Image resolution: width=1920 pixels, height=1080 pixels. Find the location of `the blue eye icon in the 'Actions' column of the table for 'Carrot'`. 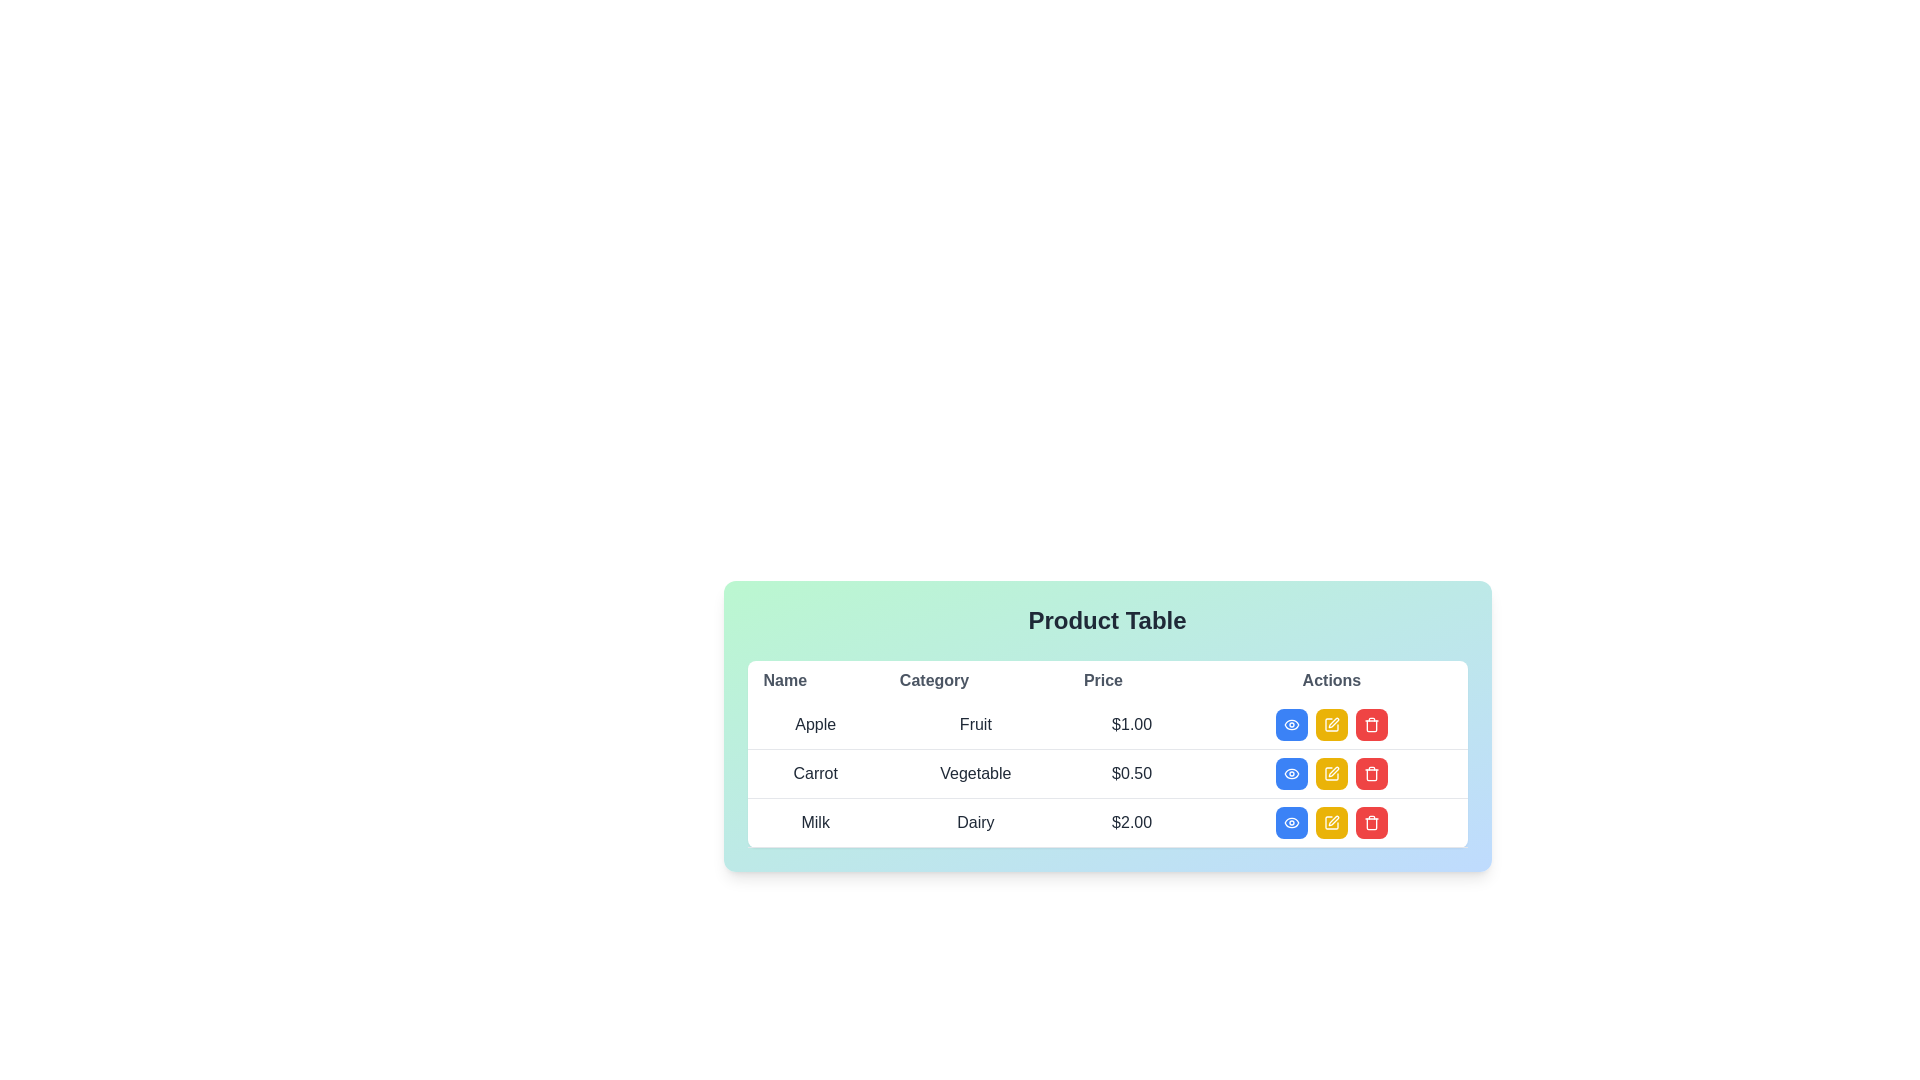

the blue eye icon in the 'Actions' column of the table for 'Carrot' is located at coordinates (1291, 773).